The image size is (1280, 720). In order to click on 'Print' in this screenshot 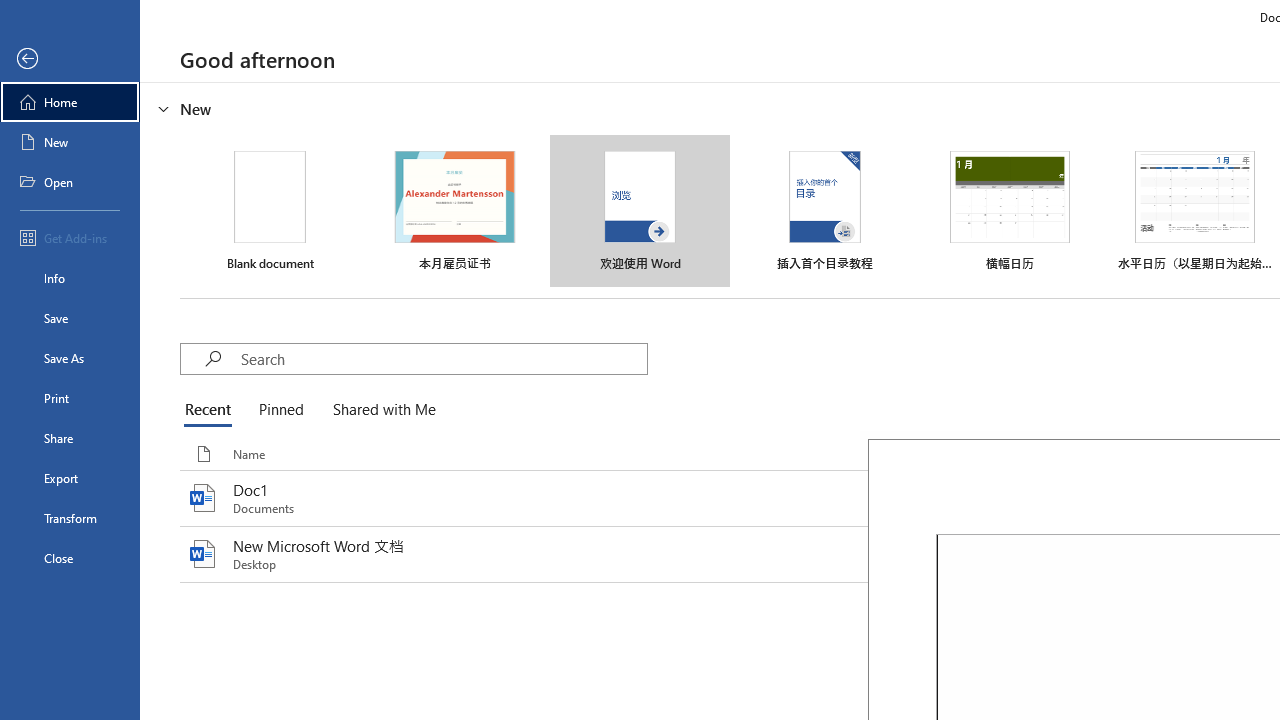, I will do `click(69, 398)`.